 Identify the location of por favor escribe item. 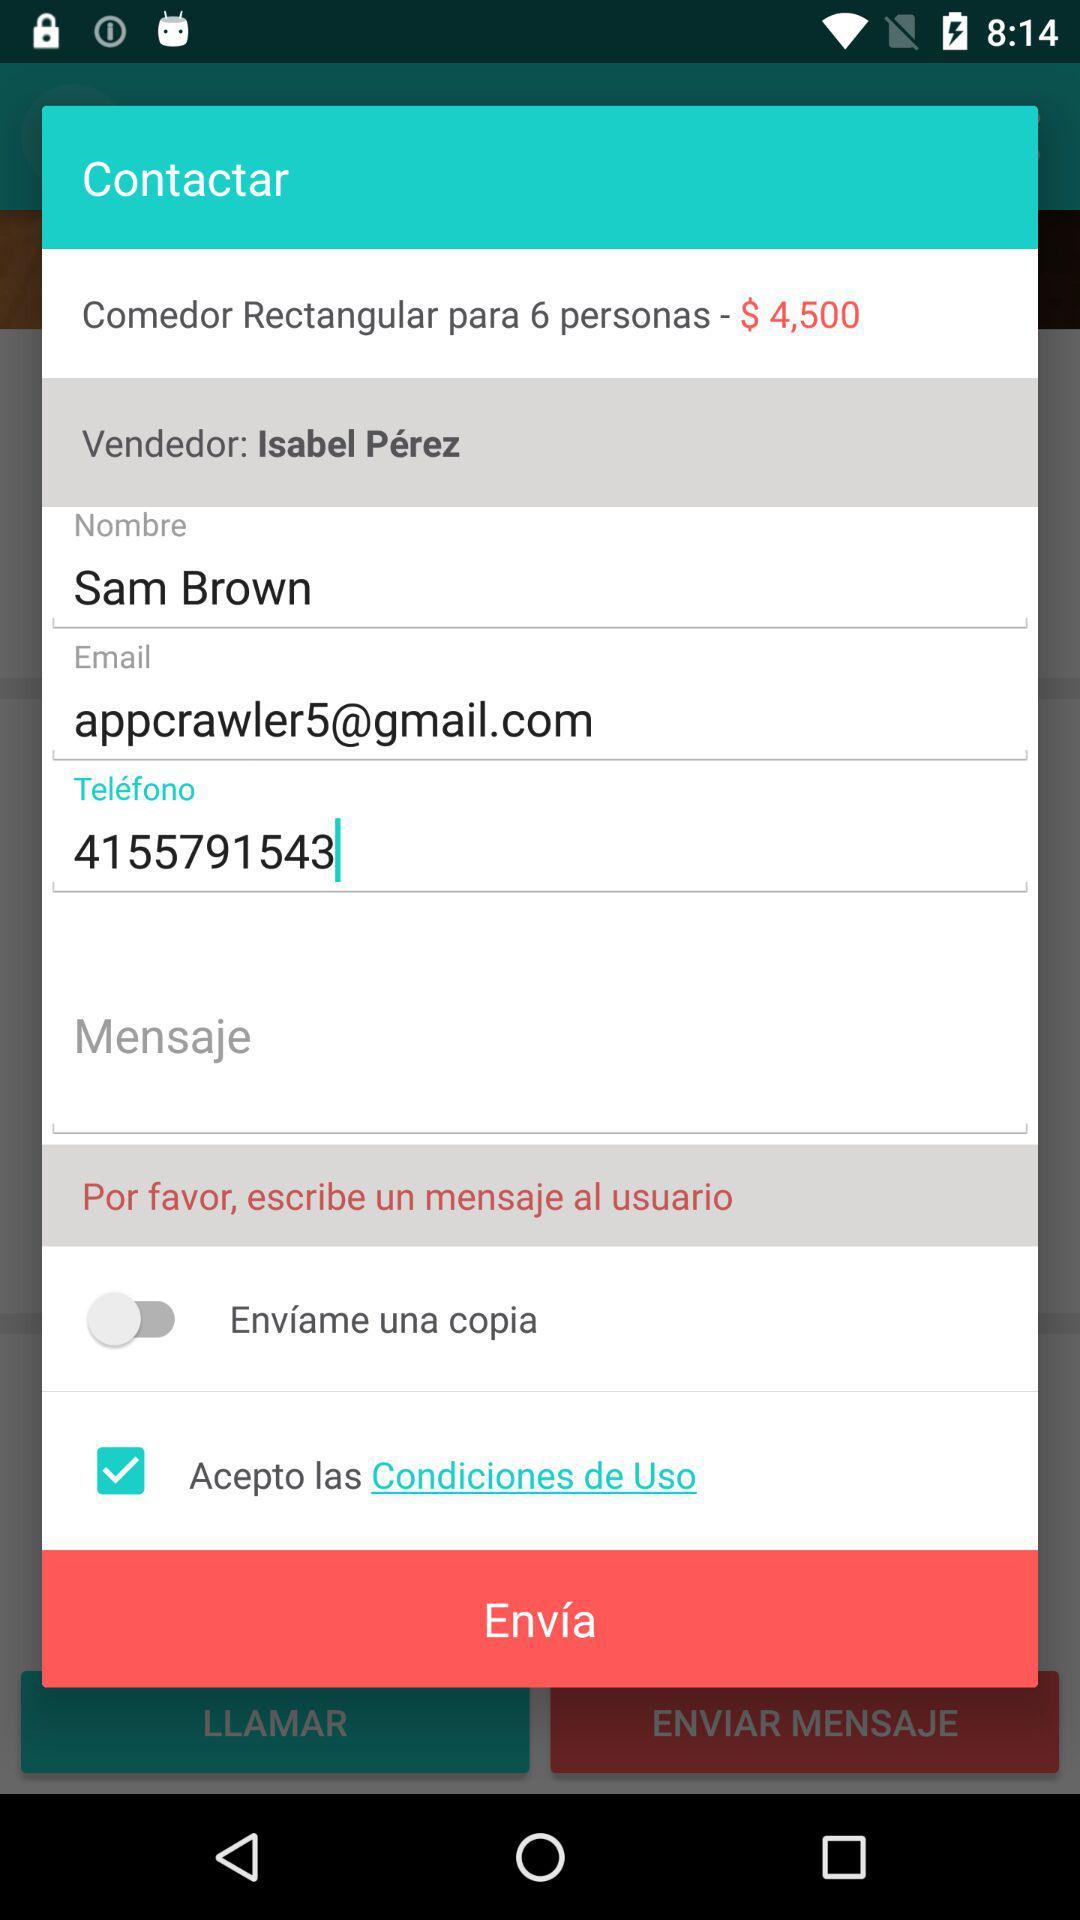
(540, 1195).